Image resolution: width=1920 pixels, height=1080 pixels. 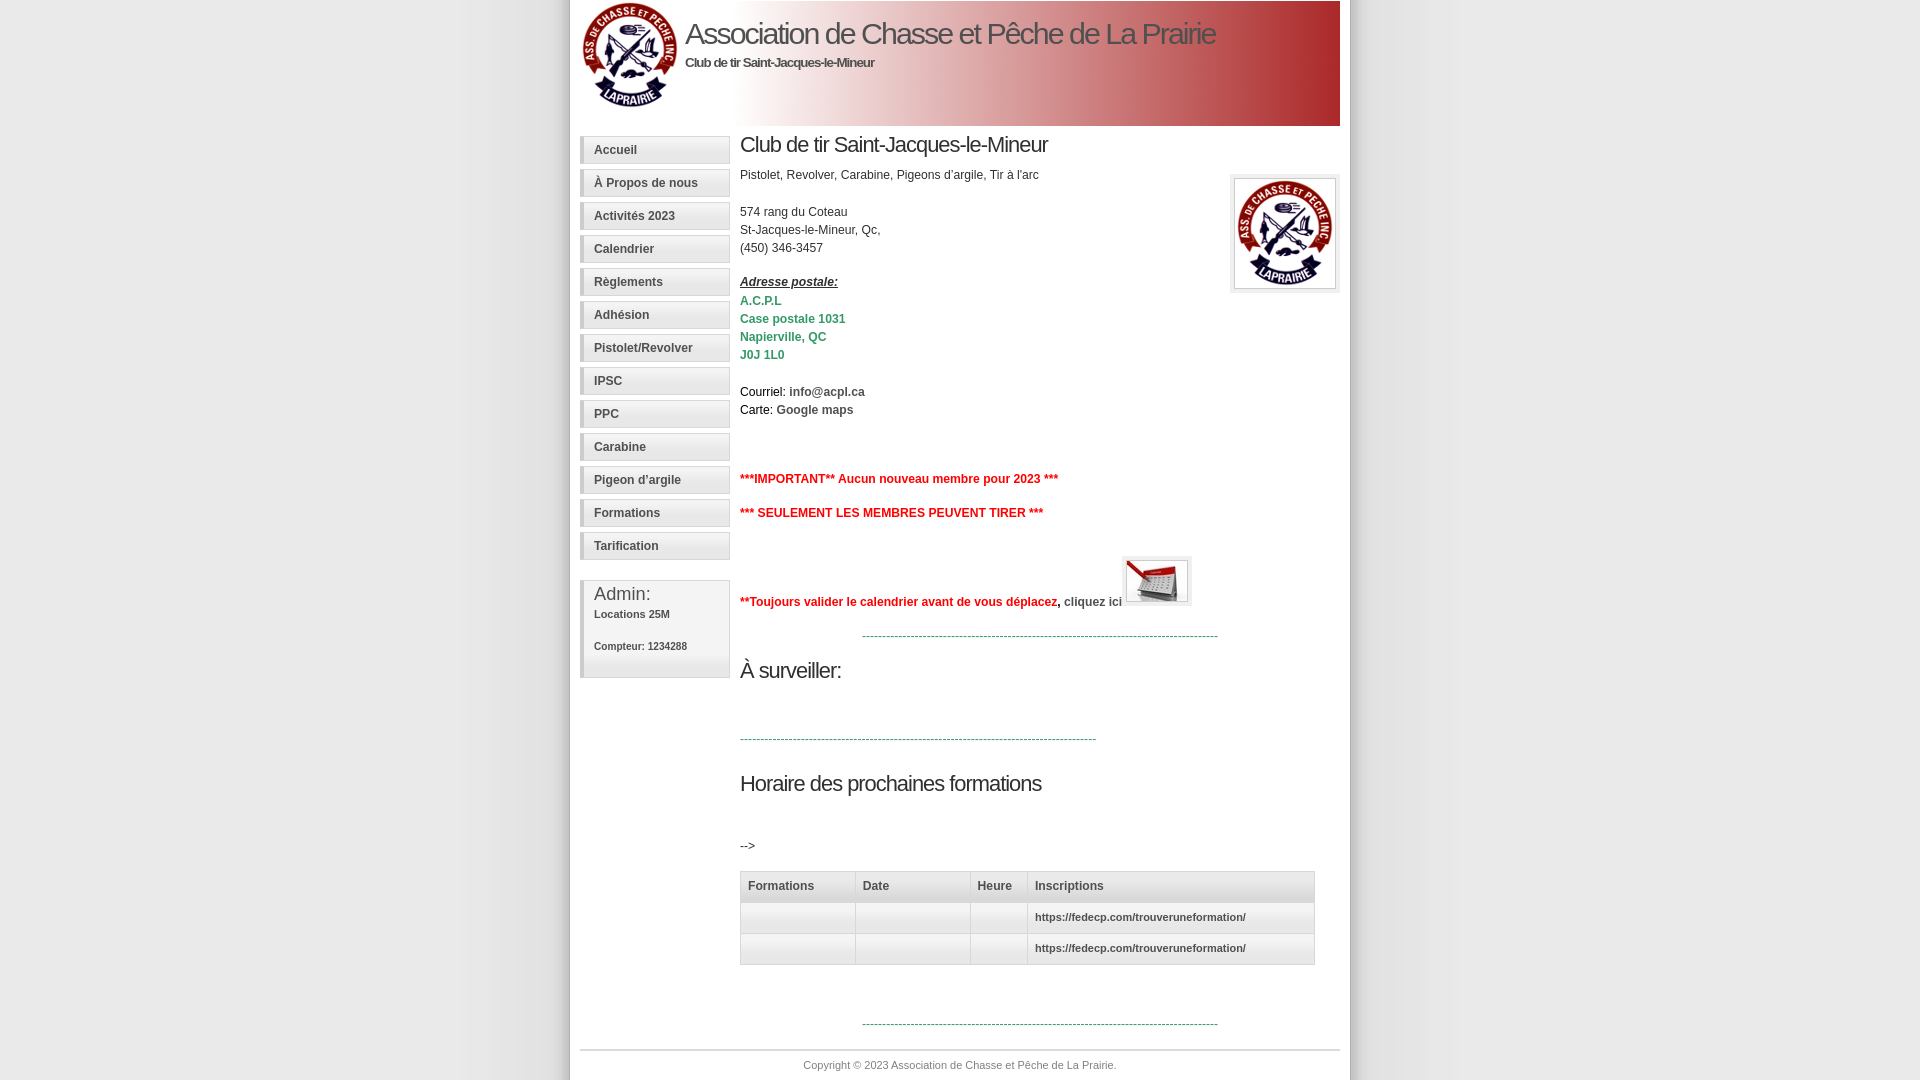 What do you see at coordinates (826, 392) in the screenshot?
I see `'info@acpl.ca'` at bounding box center [826, 392].